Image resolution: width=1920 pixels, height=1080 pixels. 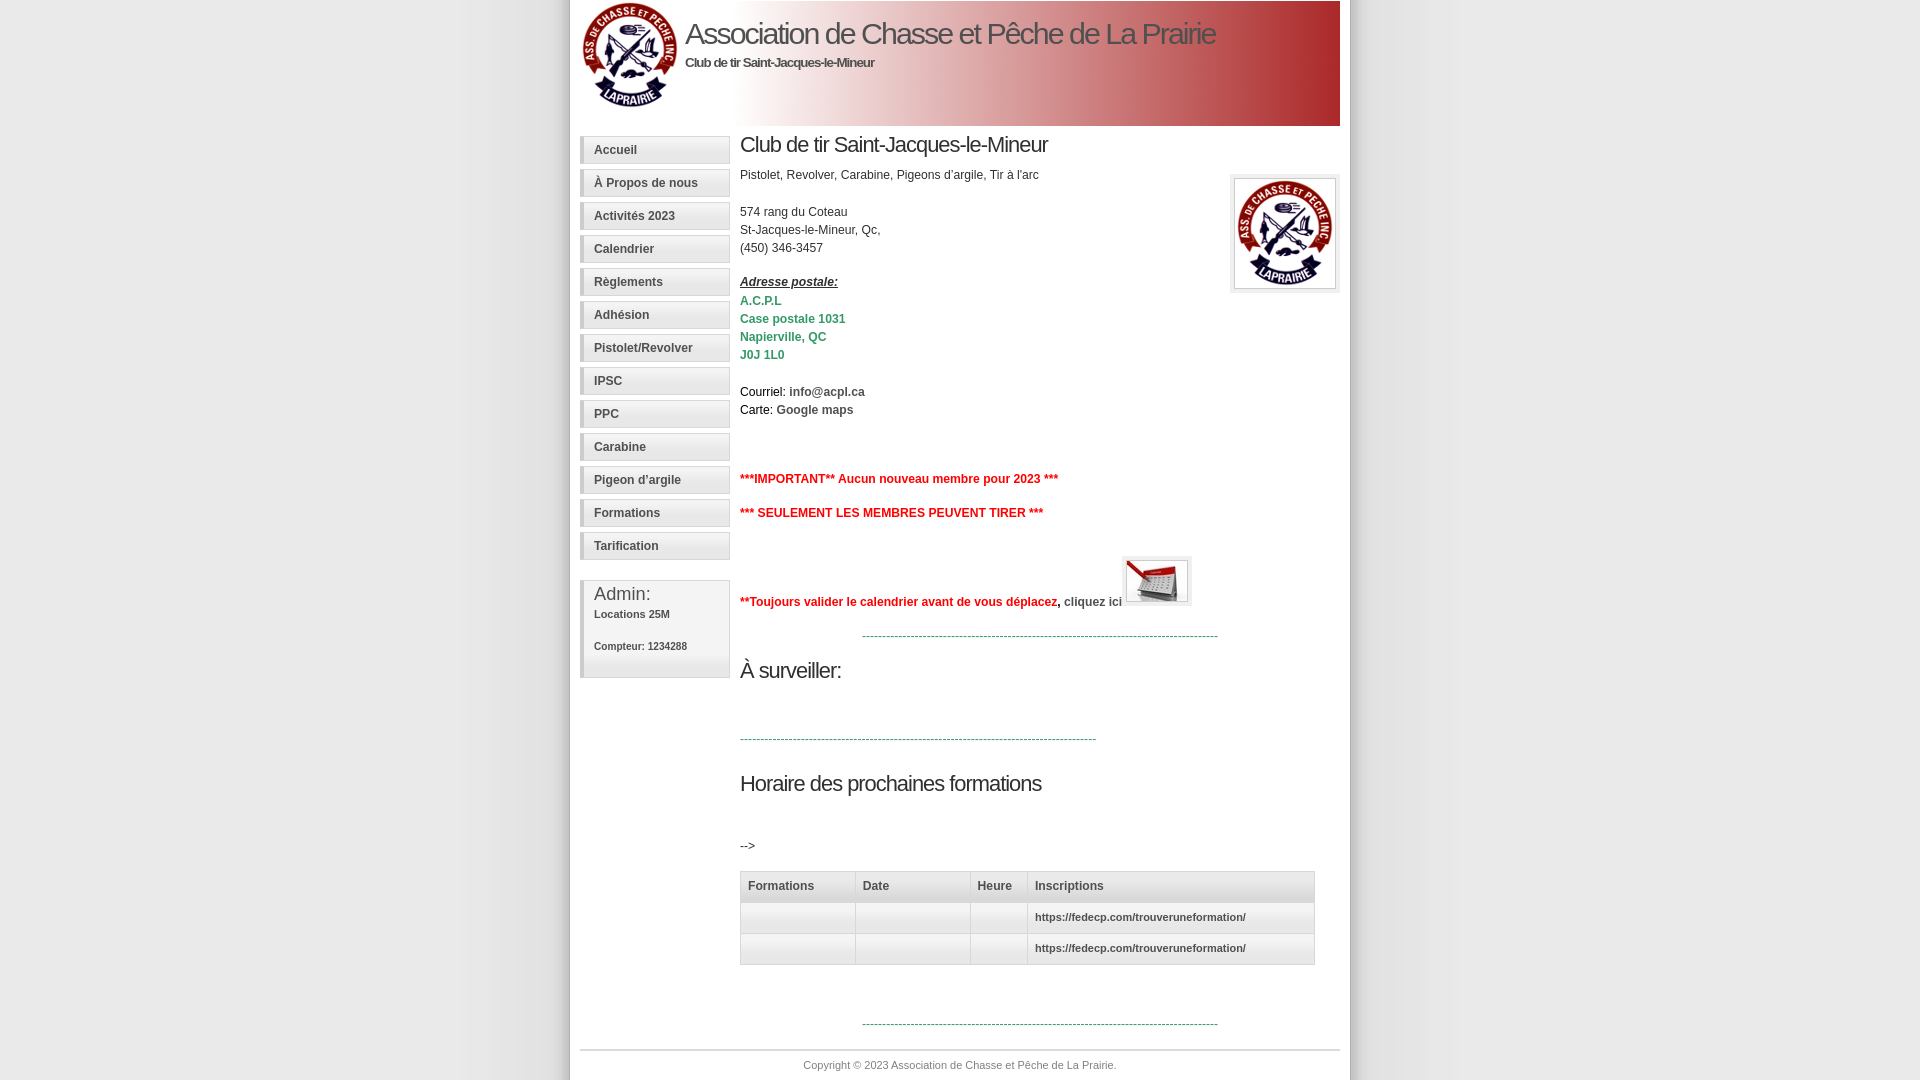 What do you see at coordinates (826, 392) in the screenshot?
I see `'info@acpl.ca'` at bounding box center [826, 392].